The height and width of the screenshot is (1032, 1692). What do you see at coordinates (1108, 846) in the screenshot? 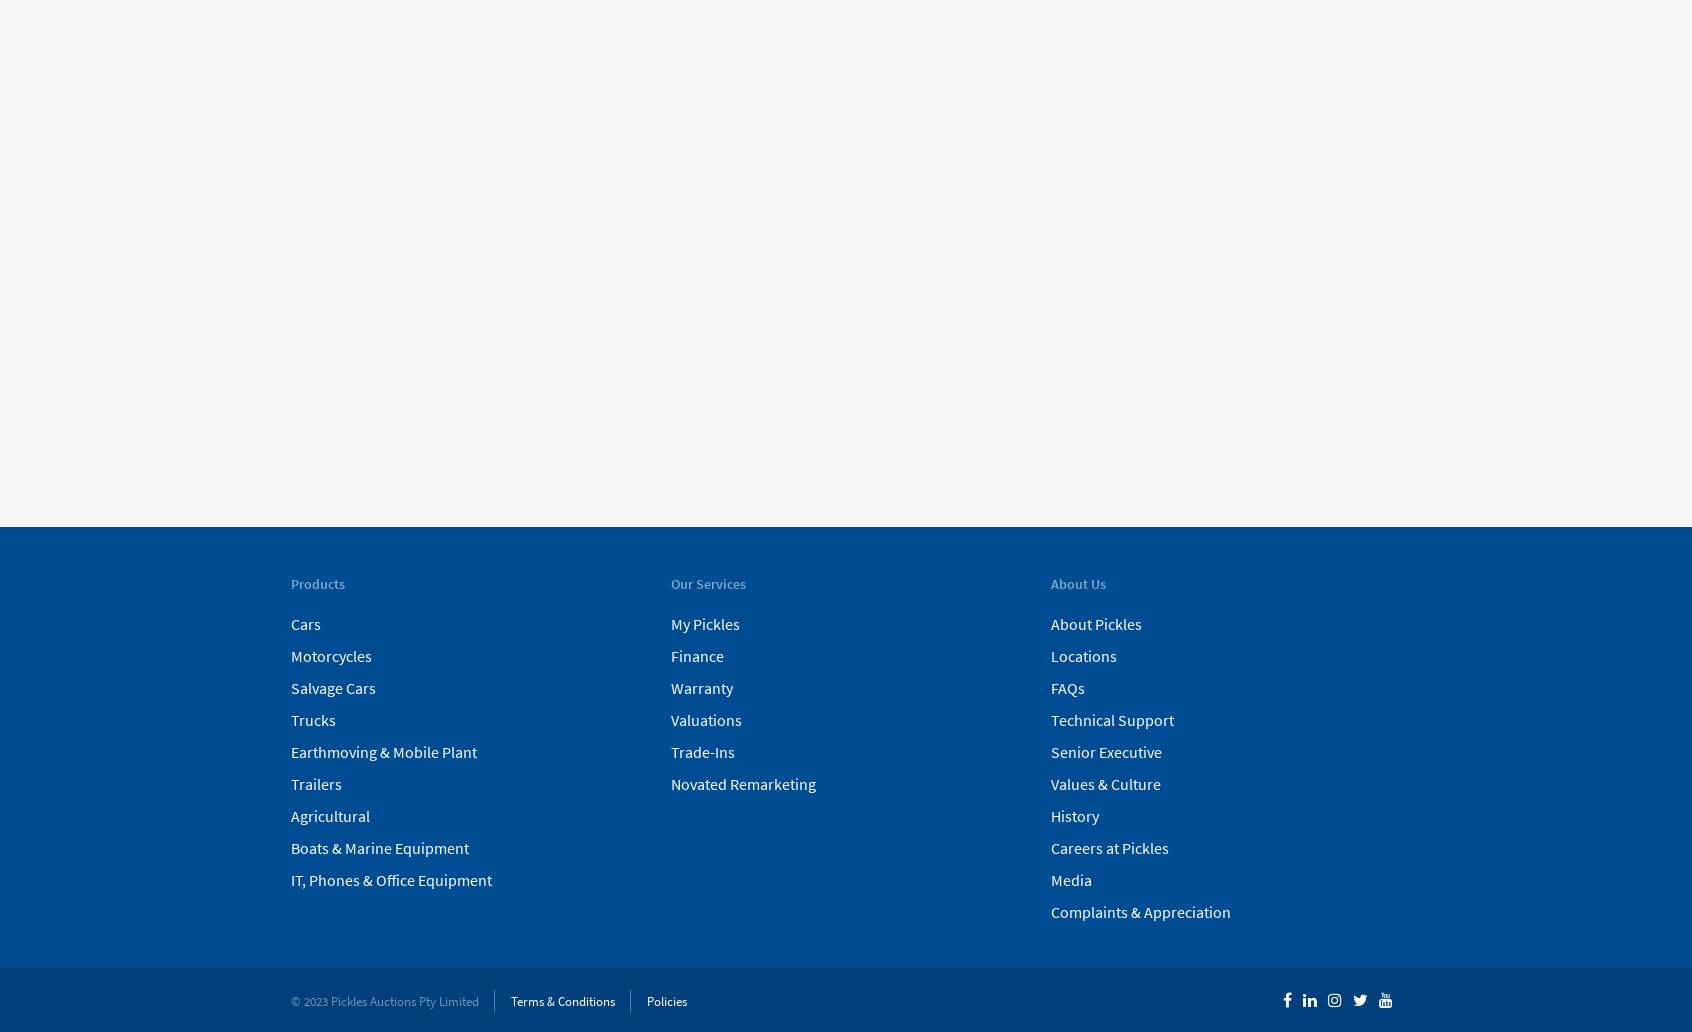
I see `'Careers at Pickles'` at bounding box center [1108, 846].